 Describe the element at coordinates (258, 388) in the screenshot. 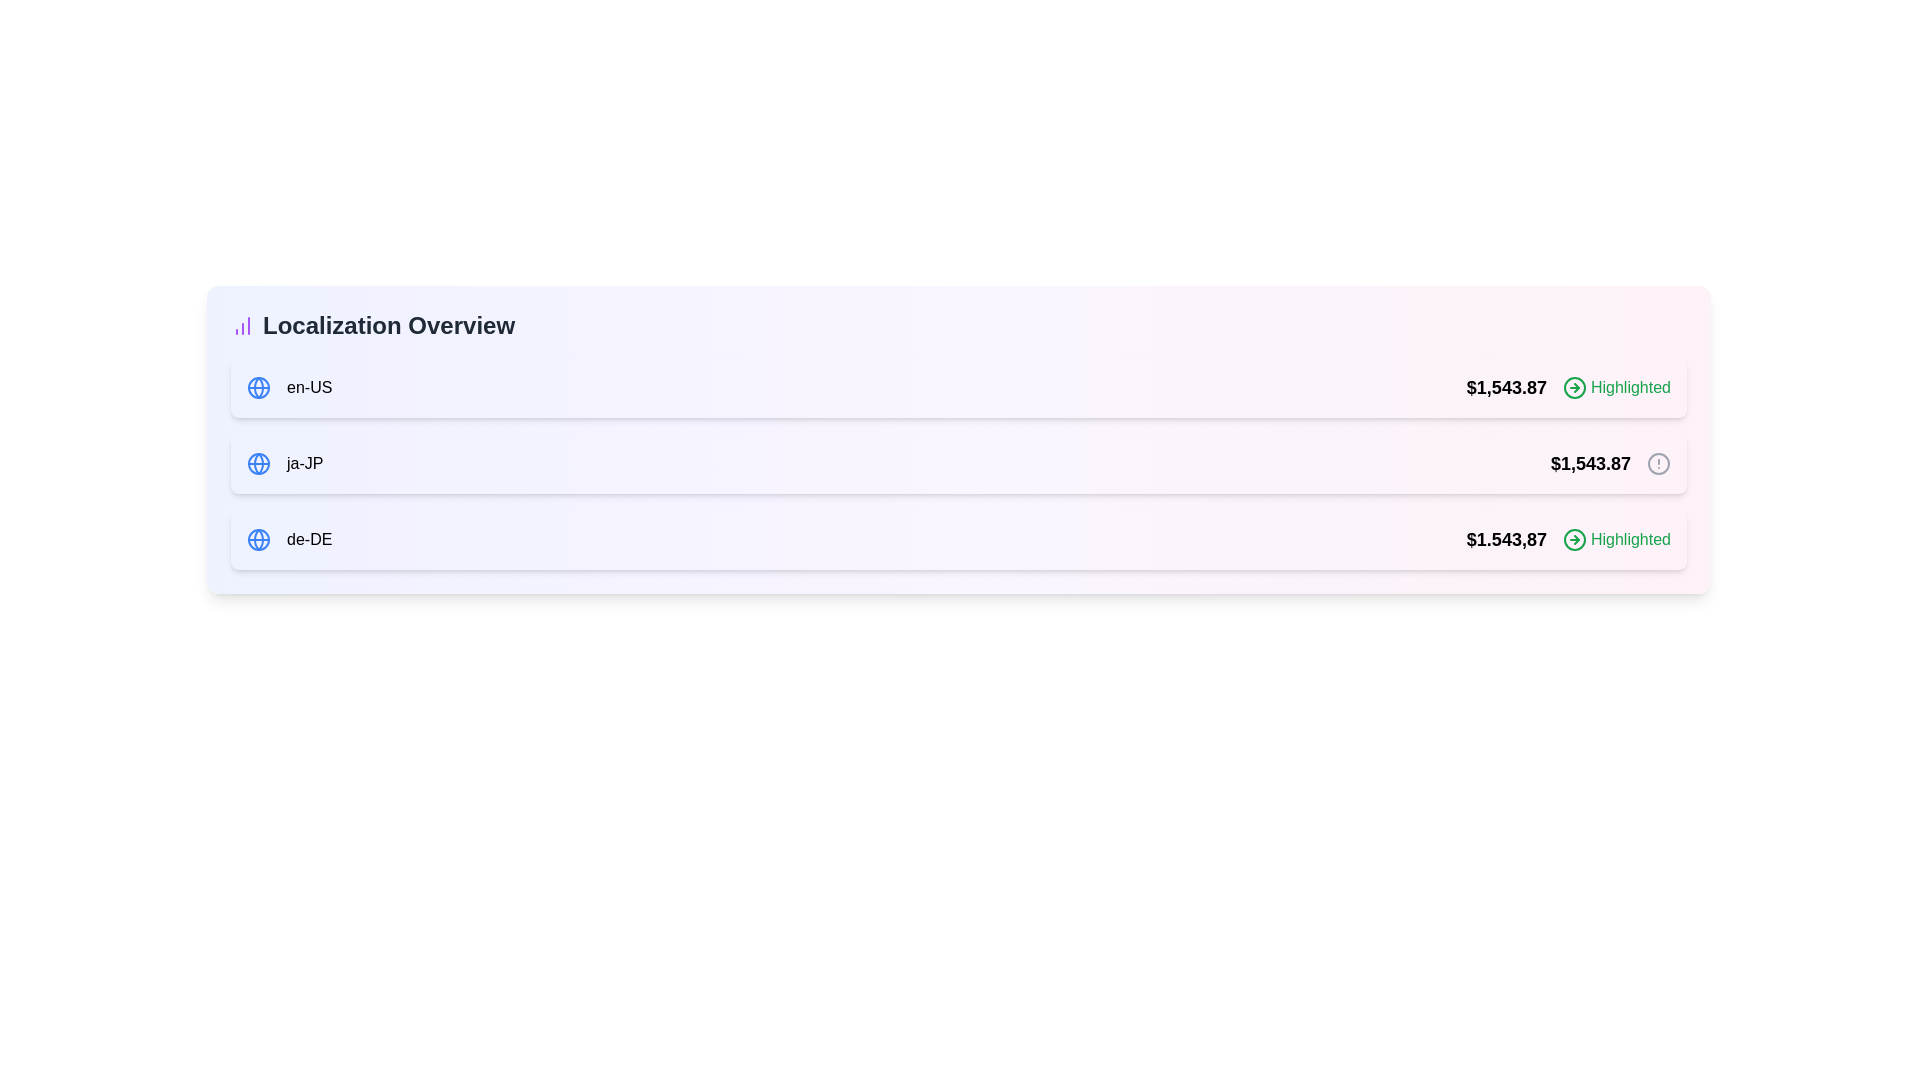

I see `the blue-stroked circular SVG shape that is part of the globe icon located to the left of the 'ja-JP' text in the Localization Overview interface` at that location.